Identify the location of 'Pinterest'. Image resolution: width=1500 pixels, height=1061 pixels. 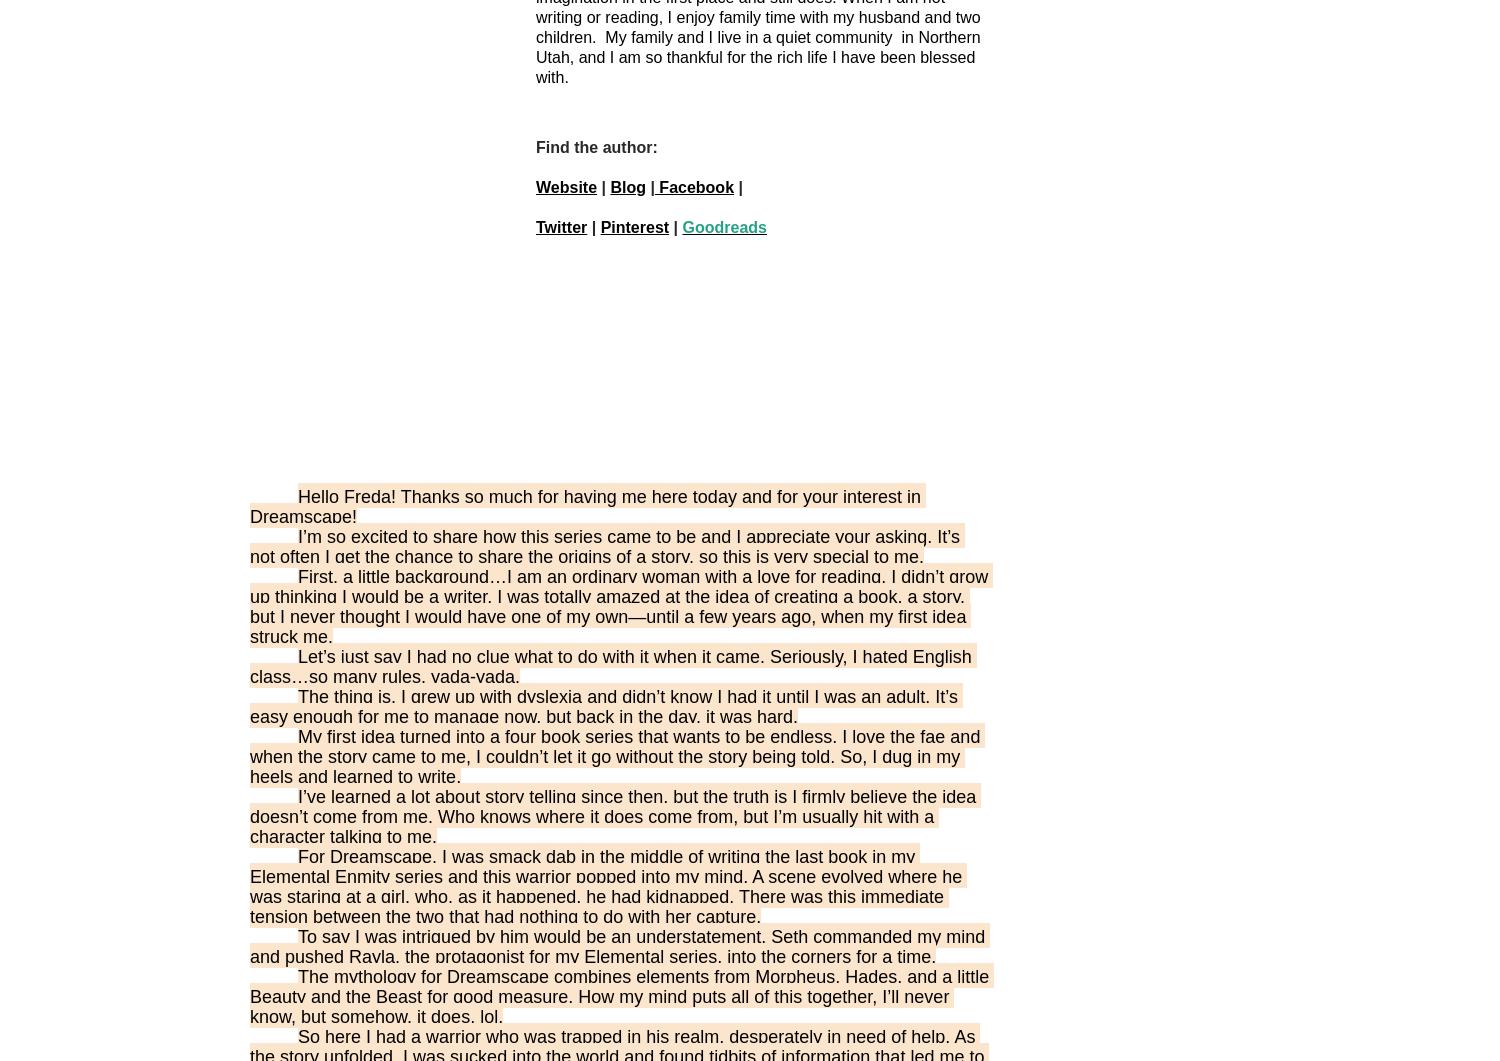
(599, 226).